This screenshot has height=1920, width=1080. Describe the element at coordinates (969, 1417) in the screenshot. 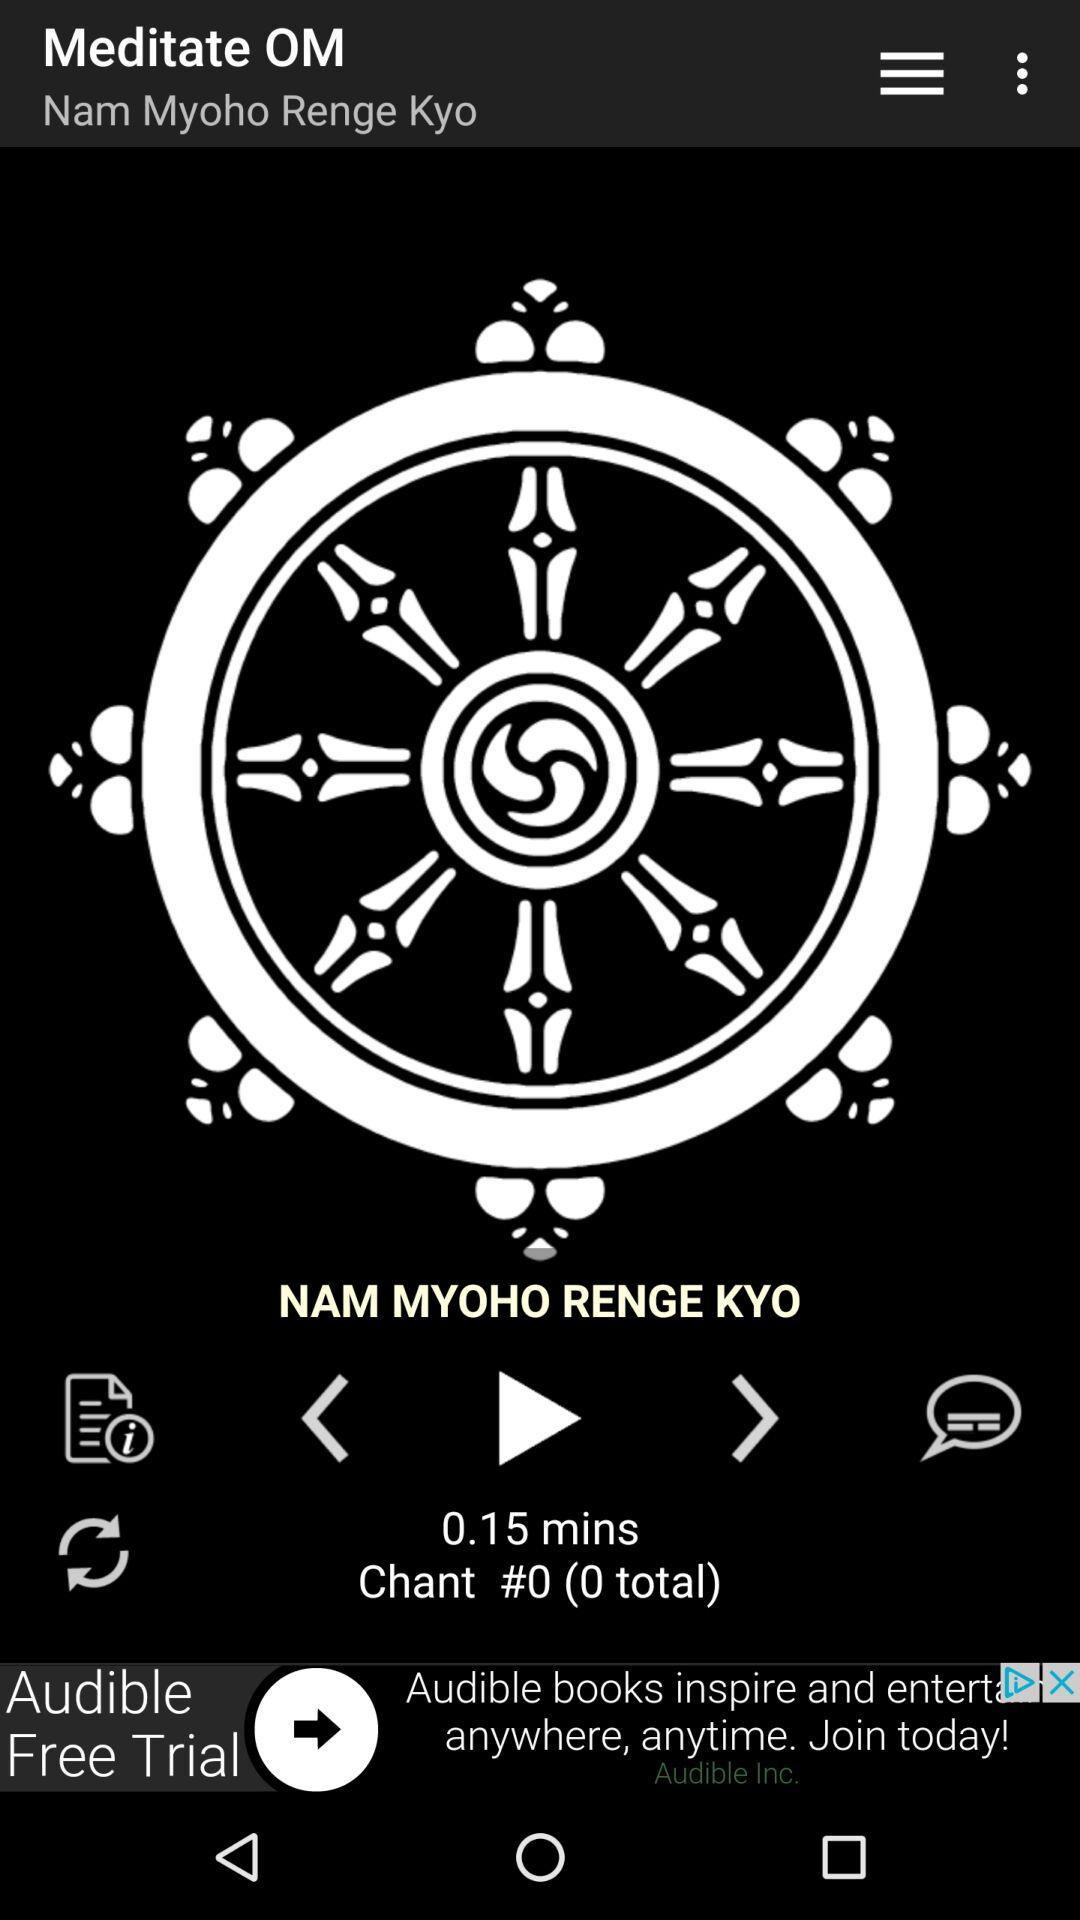

I see `social function` at that location.